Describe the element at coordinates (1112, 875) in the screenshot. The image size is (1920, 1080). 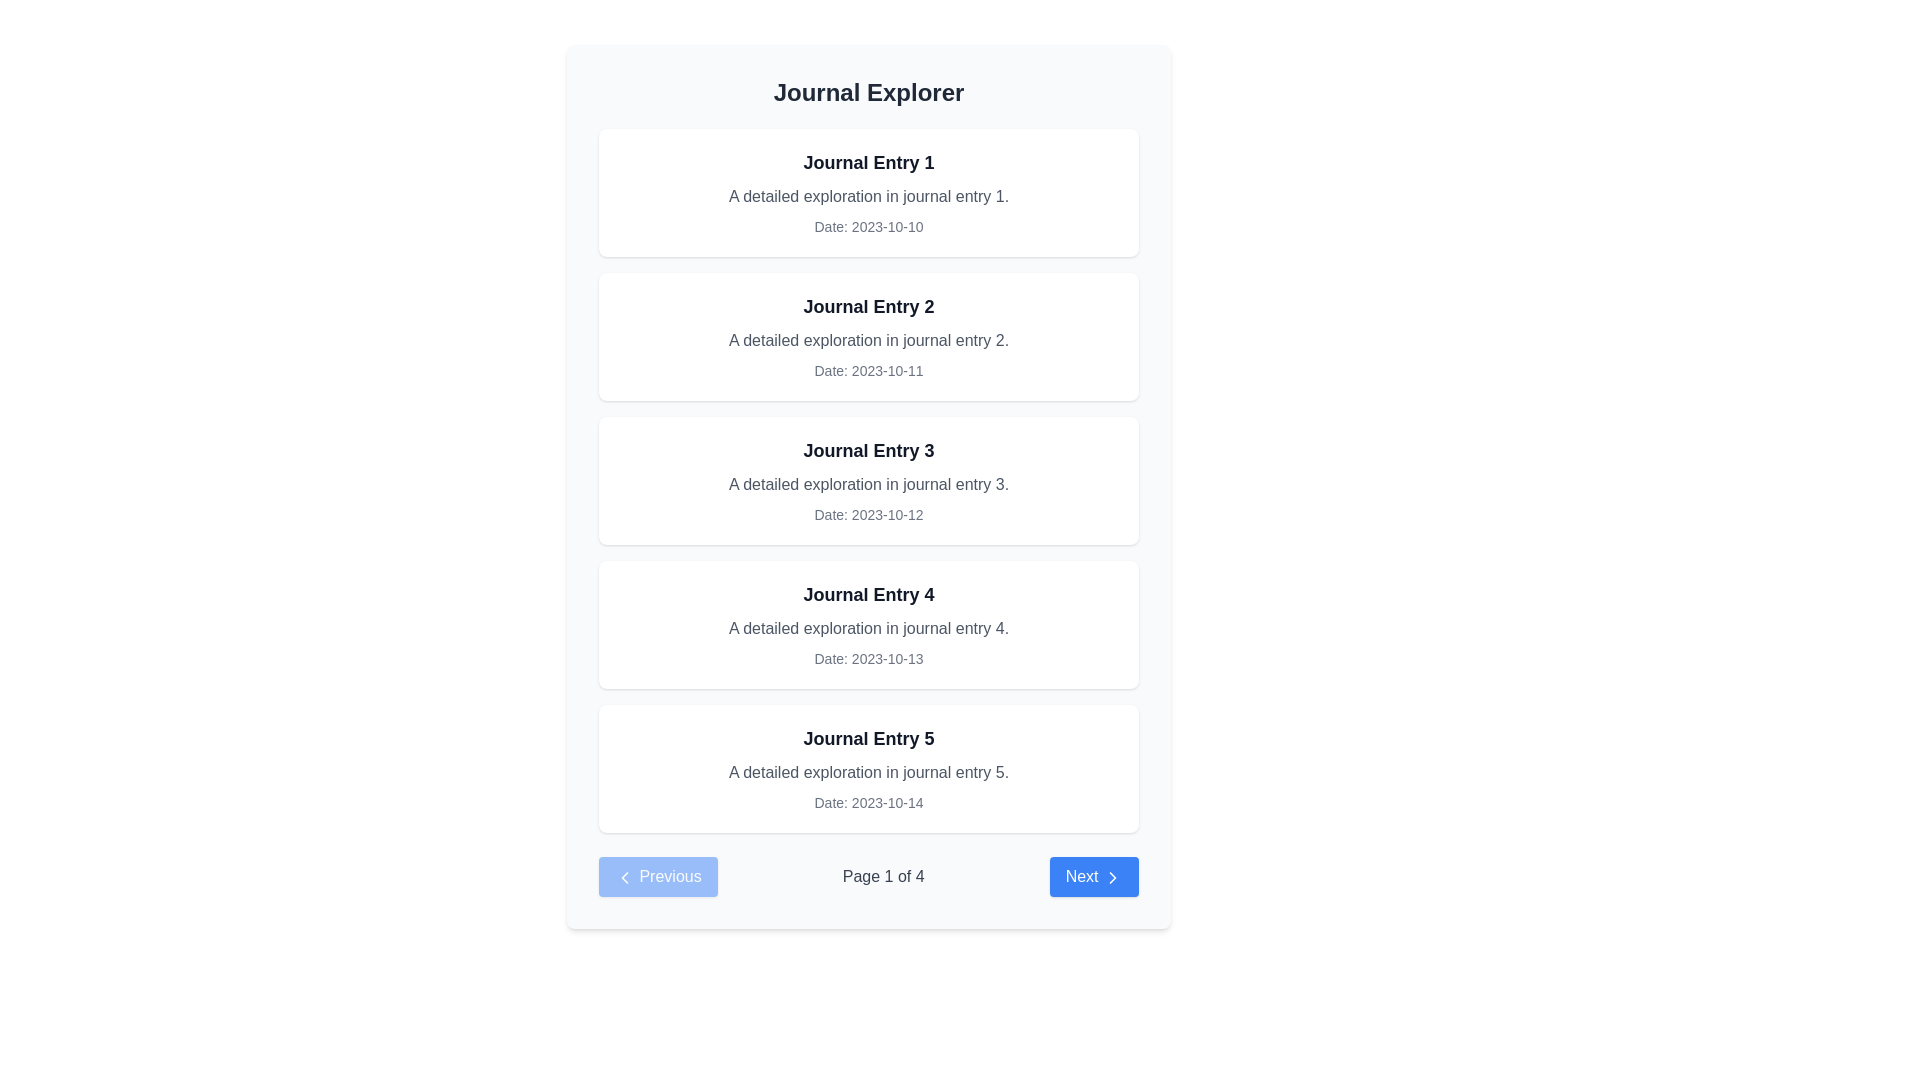
I see `the 'Next' button located at the bottom-right corner of the pagination control area, which visually indicates moving to the next page or section` at that location.